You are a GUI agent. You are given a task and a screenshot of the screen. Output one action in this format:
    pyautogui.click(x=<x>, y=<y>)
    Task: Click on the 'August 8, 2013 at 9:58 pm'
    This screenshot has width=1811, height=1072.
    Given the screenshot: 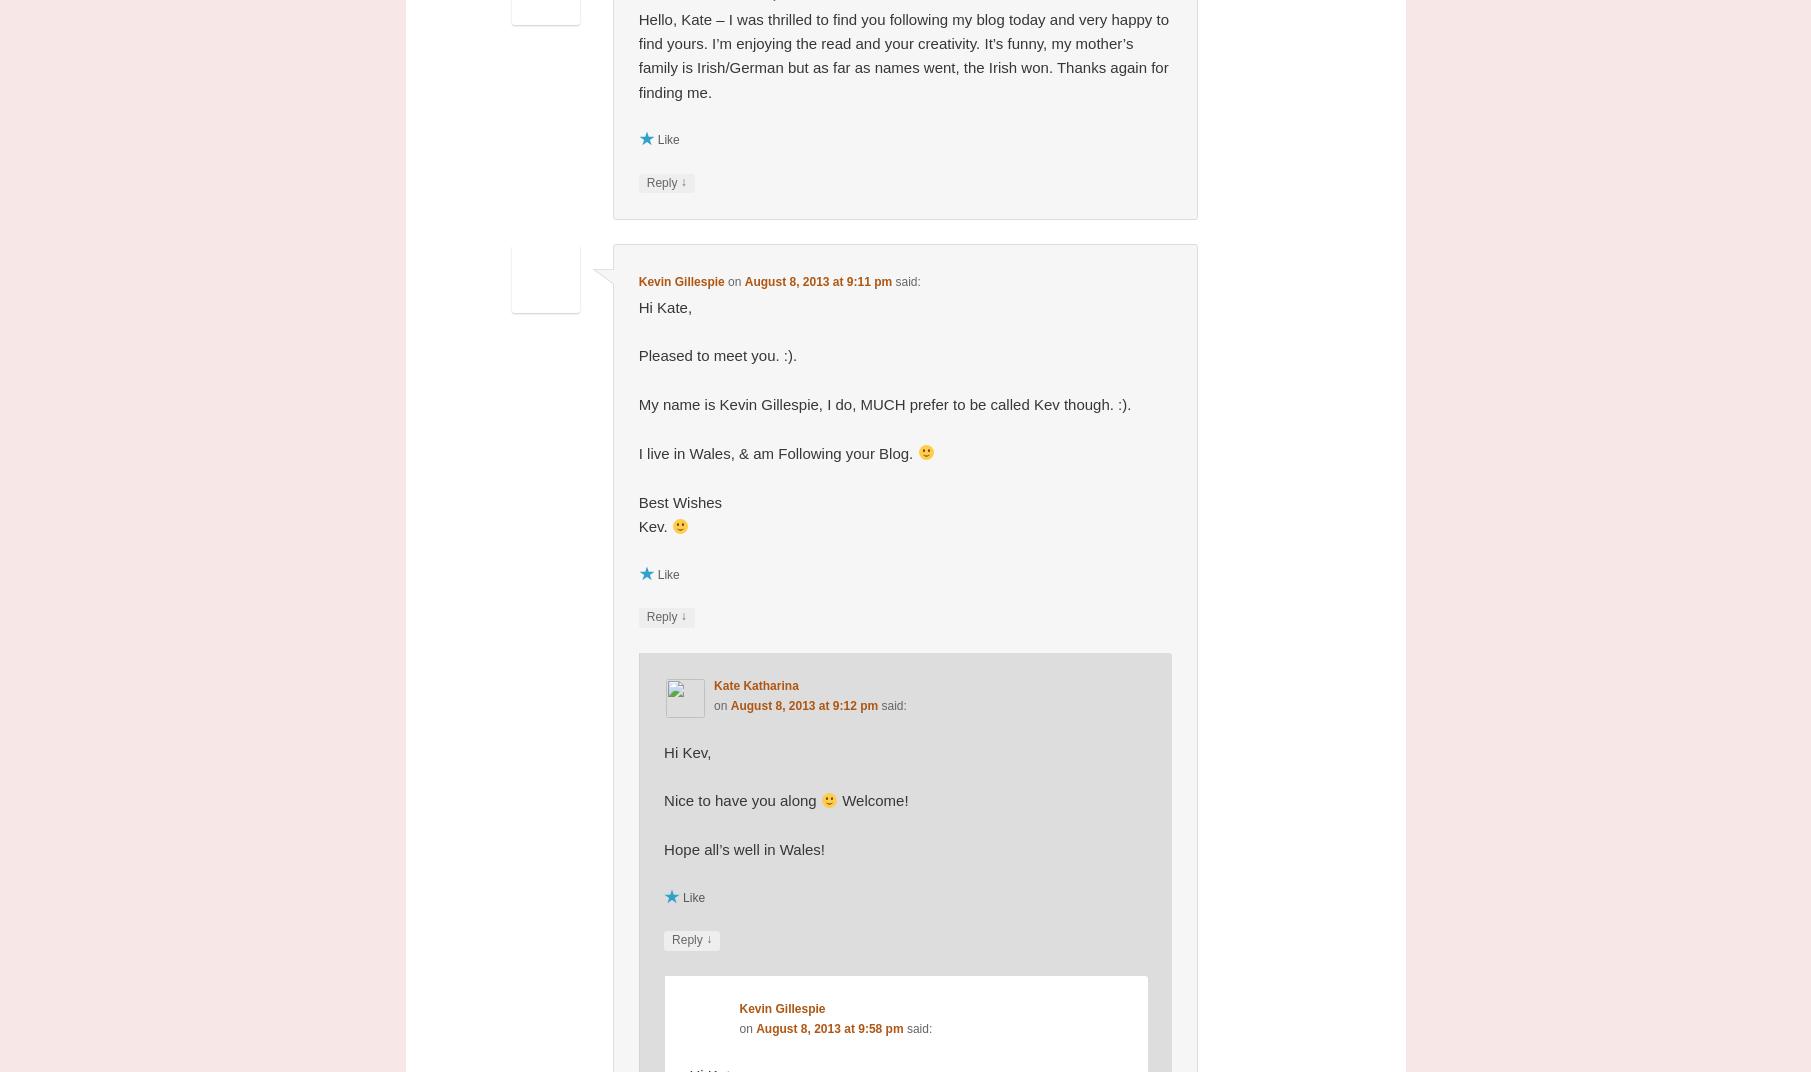 What is the action you would take?
    pyautogui.click(x=829, y=1028)
    